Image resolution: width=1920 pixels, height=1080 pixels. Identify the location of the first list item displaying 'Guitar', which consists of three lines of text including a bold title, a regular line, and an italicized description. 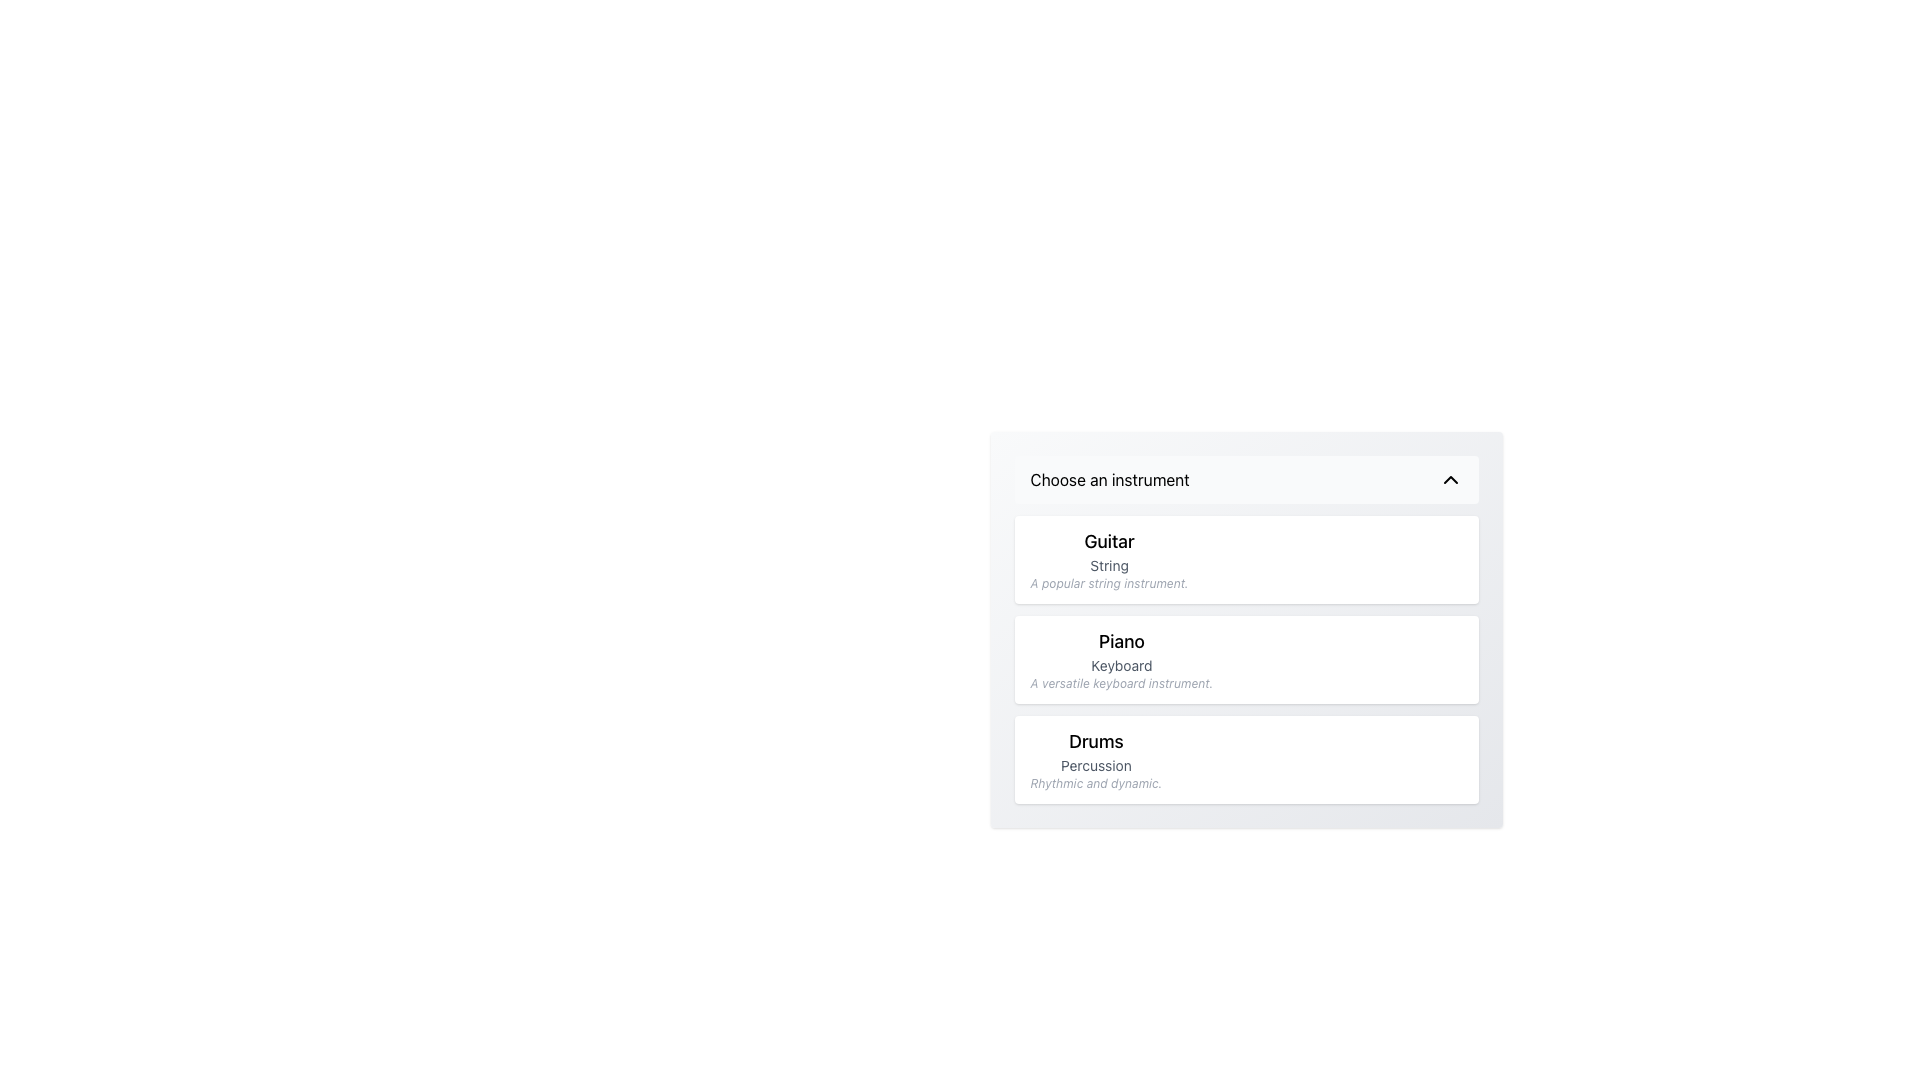
(1108, 559).